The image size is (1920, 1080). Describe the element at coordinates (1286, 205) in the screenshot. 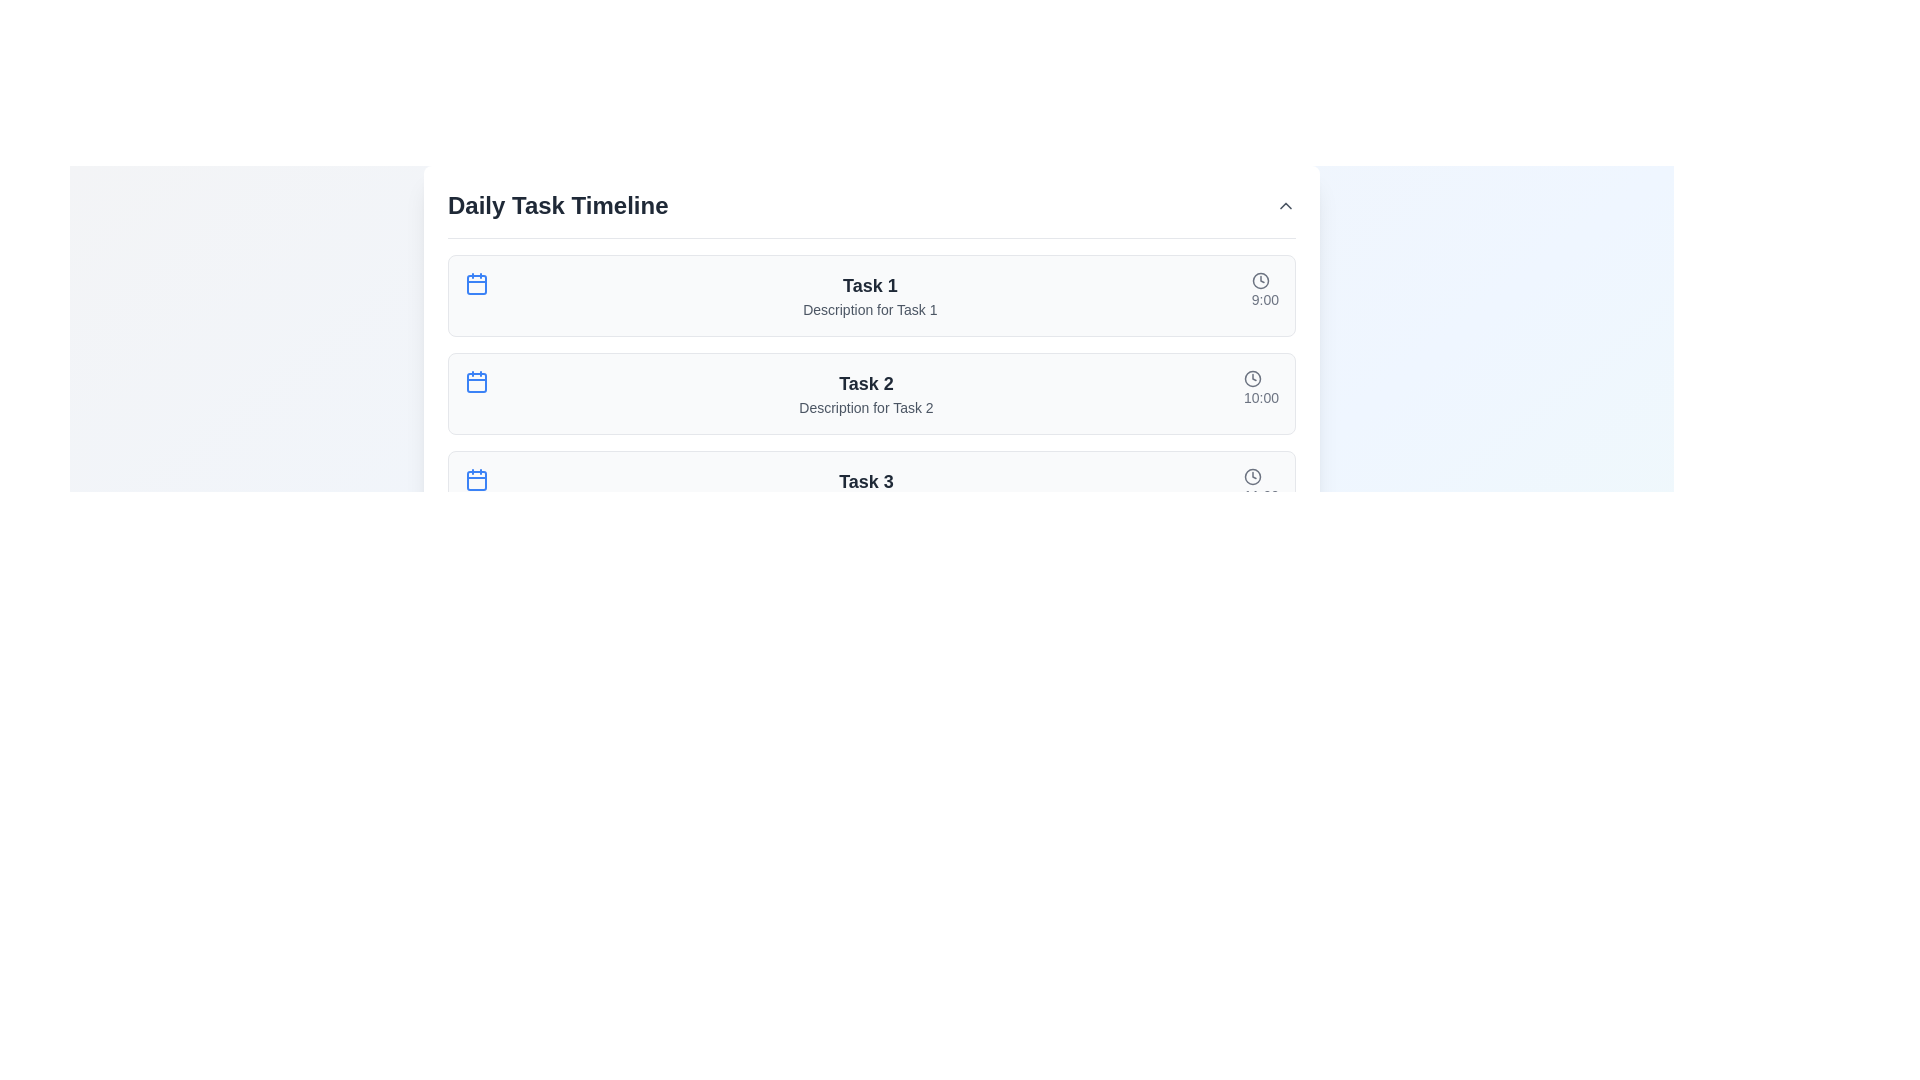

I see `toggle button to change the visibility of the task list` at that location.